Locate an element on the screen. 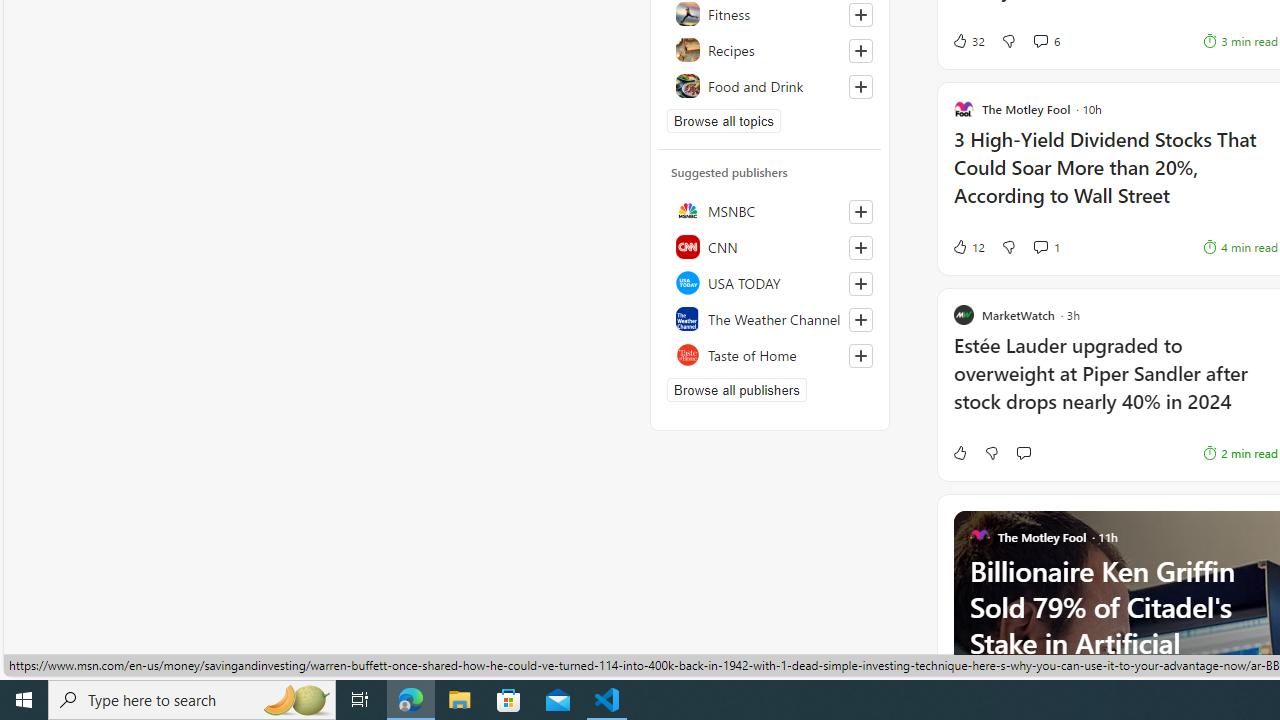 The image size is (1280, 720). 'Follow this topic' is located at coordinates (860, 86).